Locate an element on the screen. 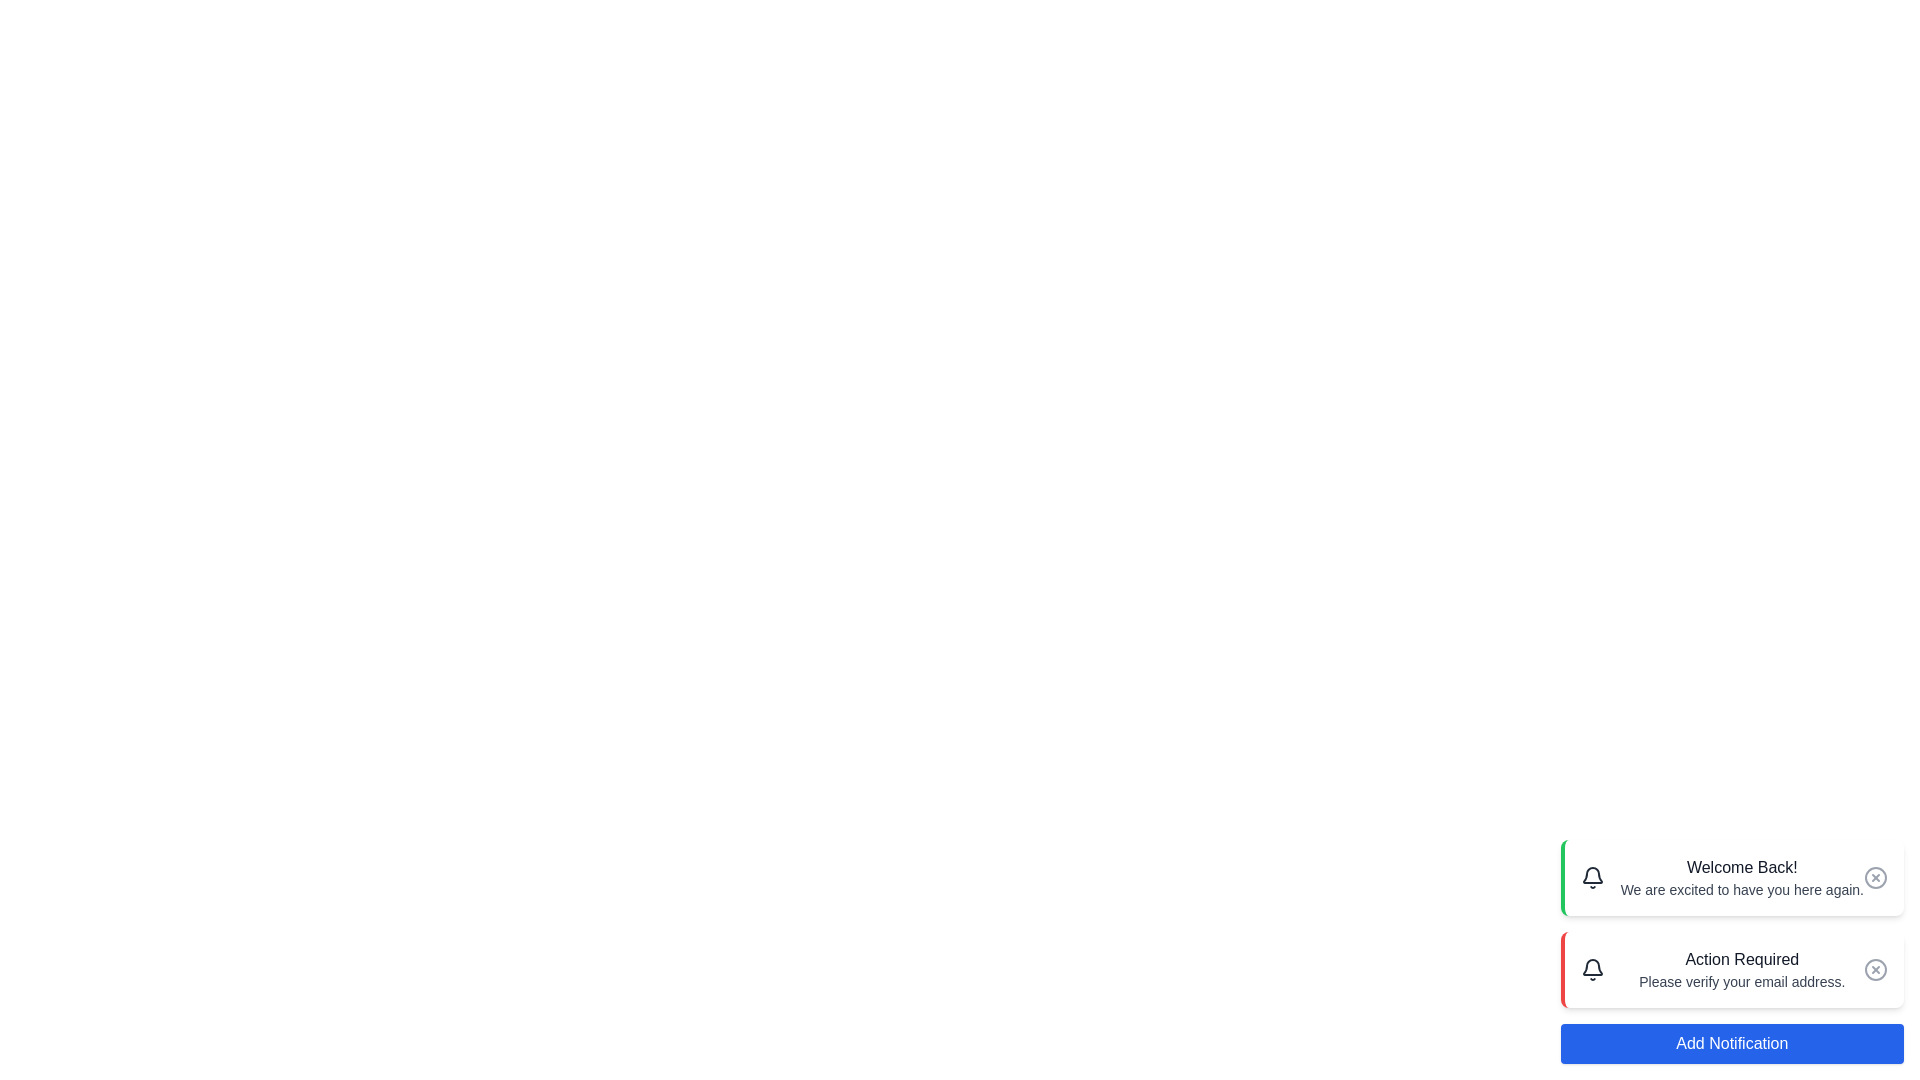  the close button of the notification titled 'Action Required' is located at coordinates (1875, 968).